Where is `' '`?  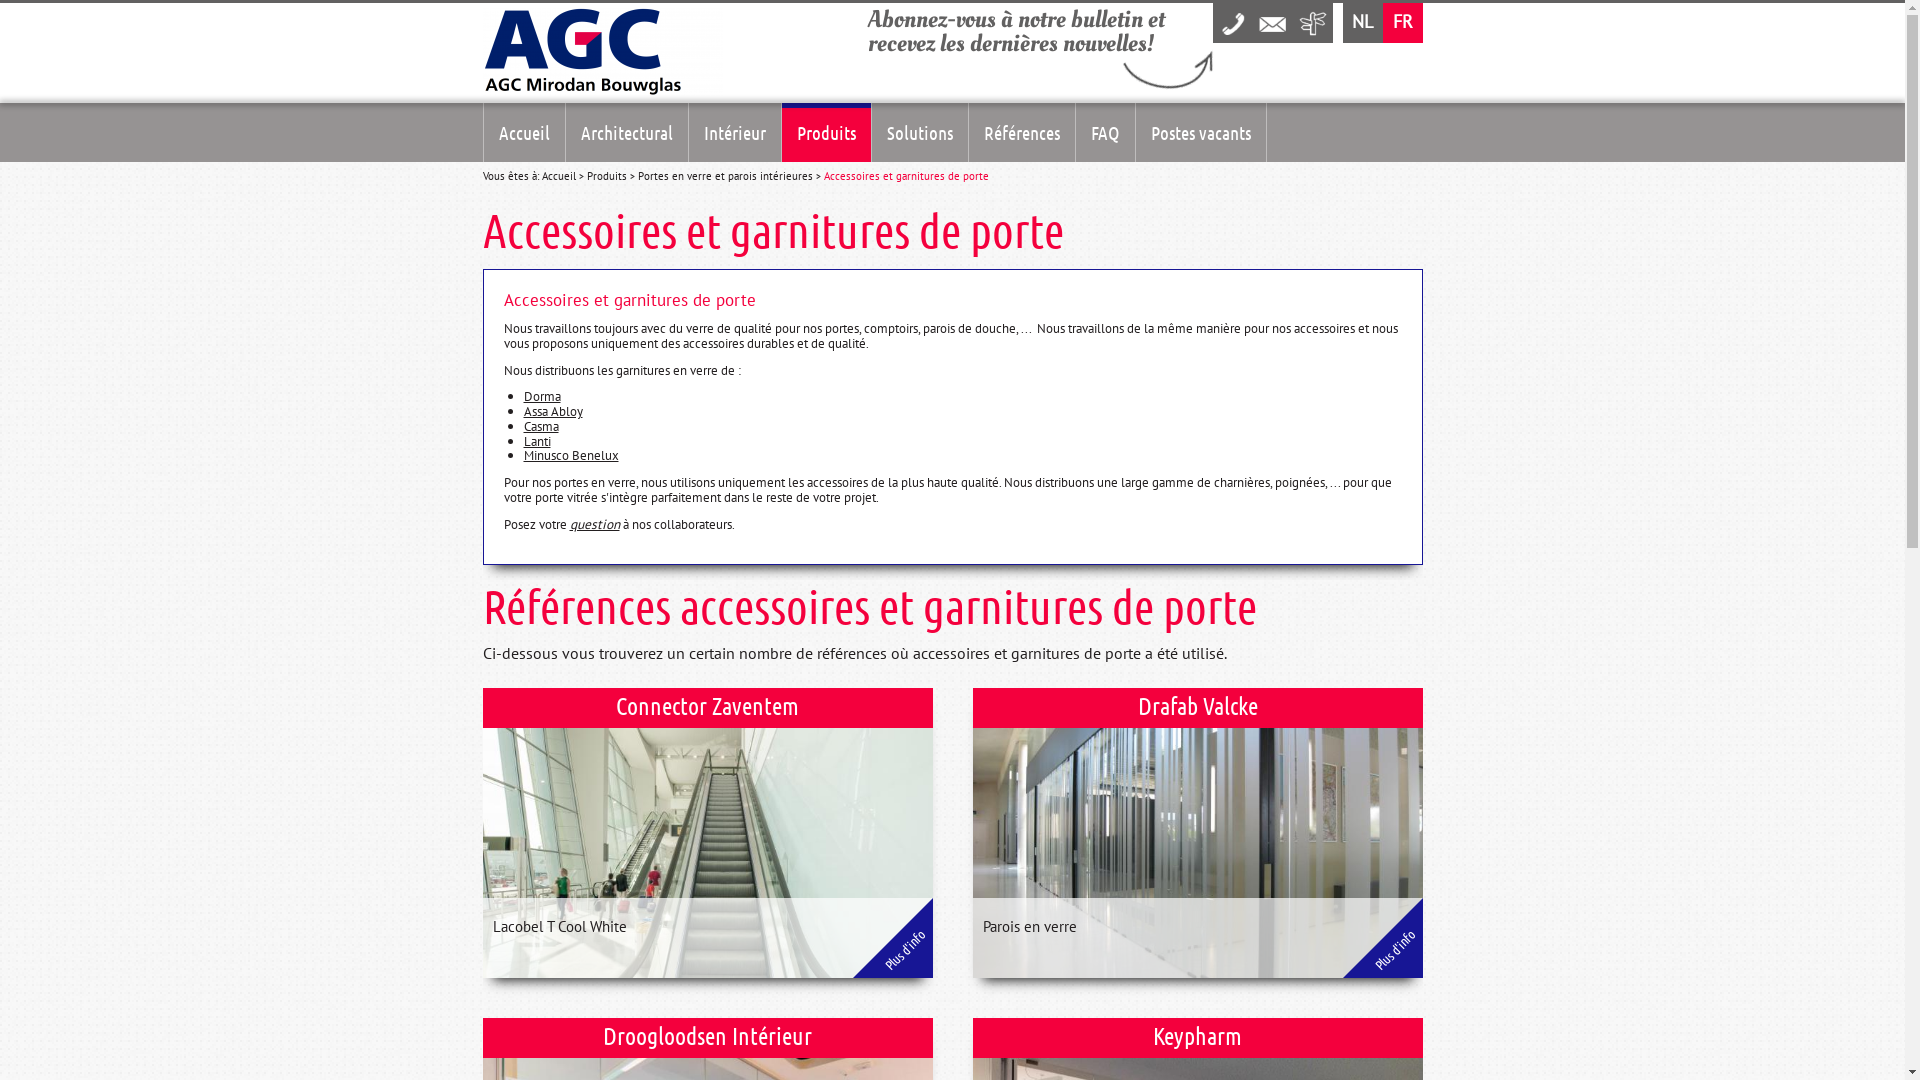 ' ' is located at coordinates (1231, 23).